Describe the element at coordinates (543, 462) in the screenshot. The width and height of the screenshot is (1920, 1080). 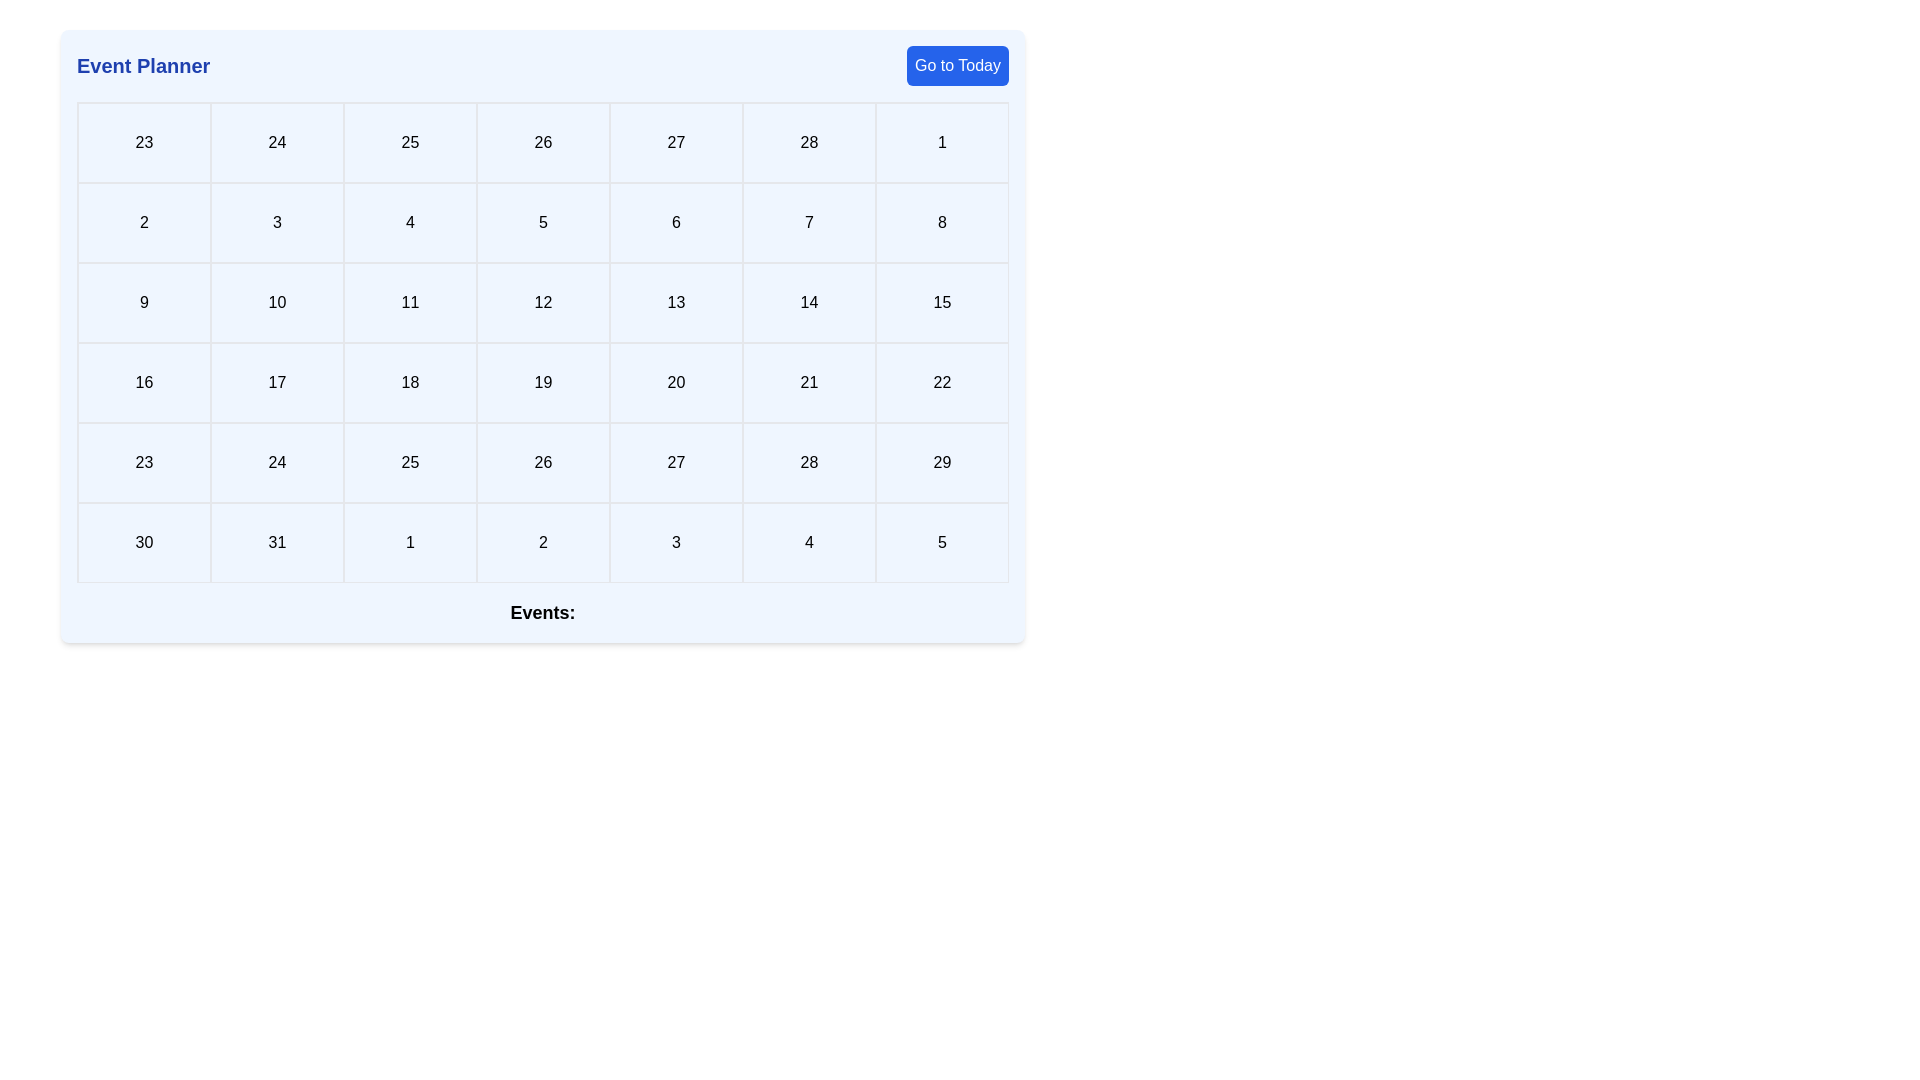
I see `the grid cell in the 4th row and 4th column displaying the number '26'` at that location.